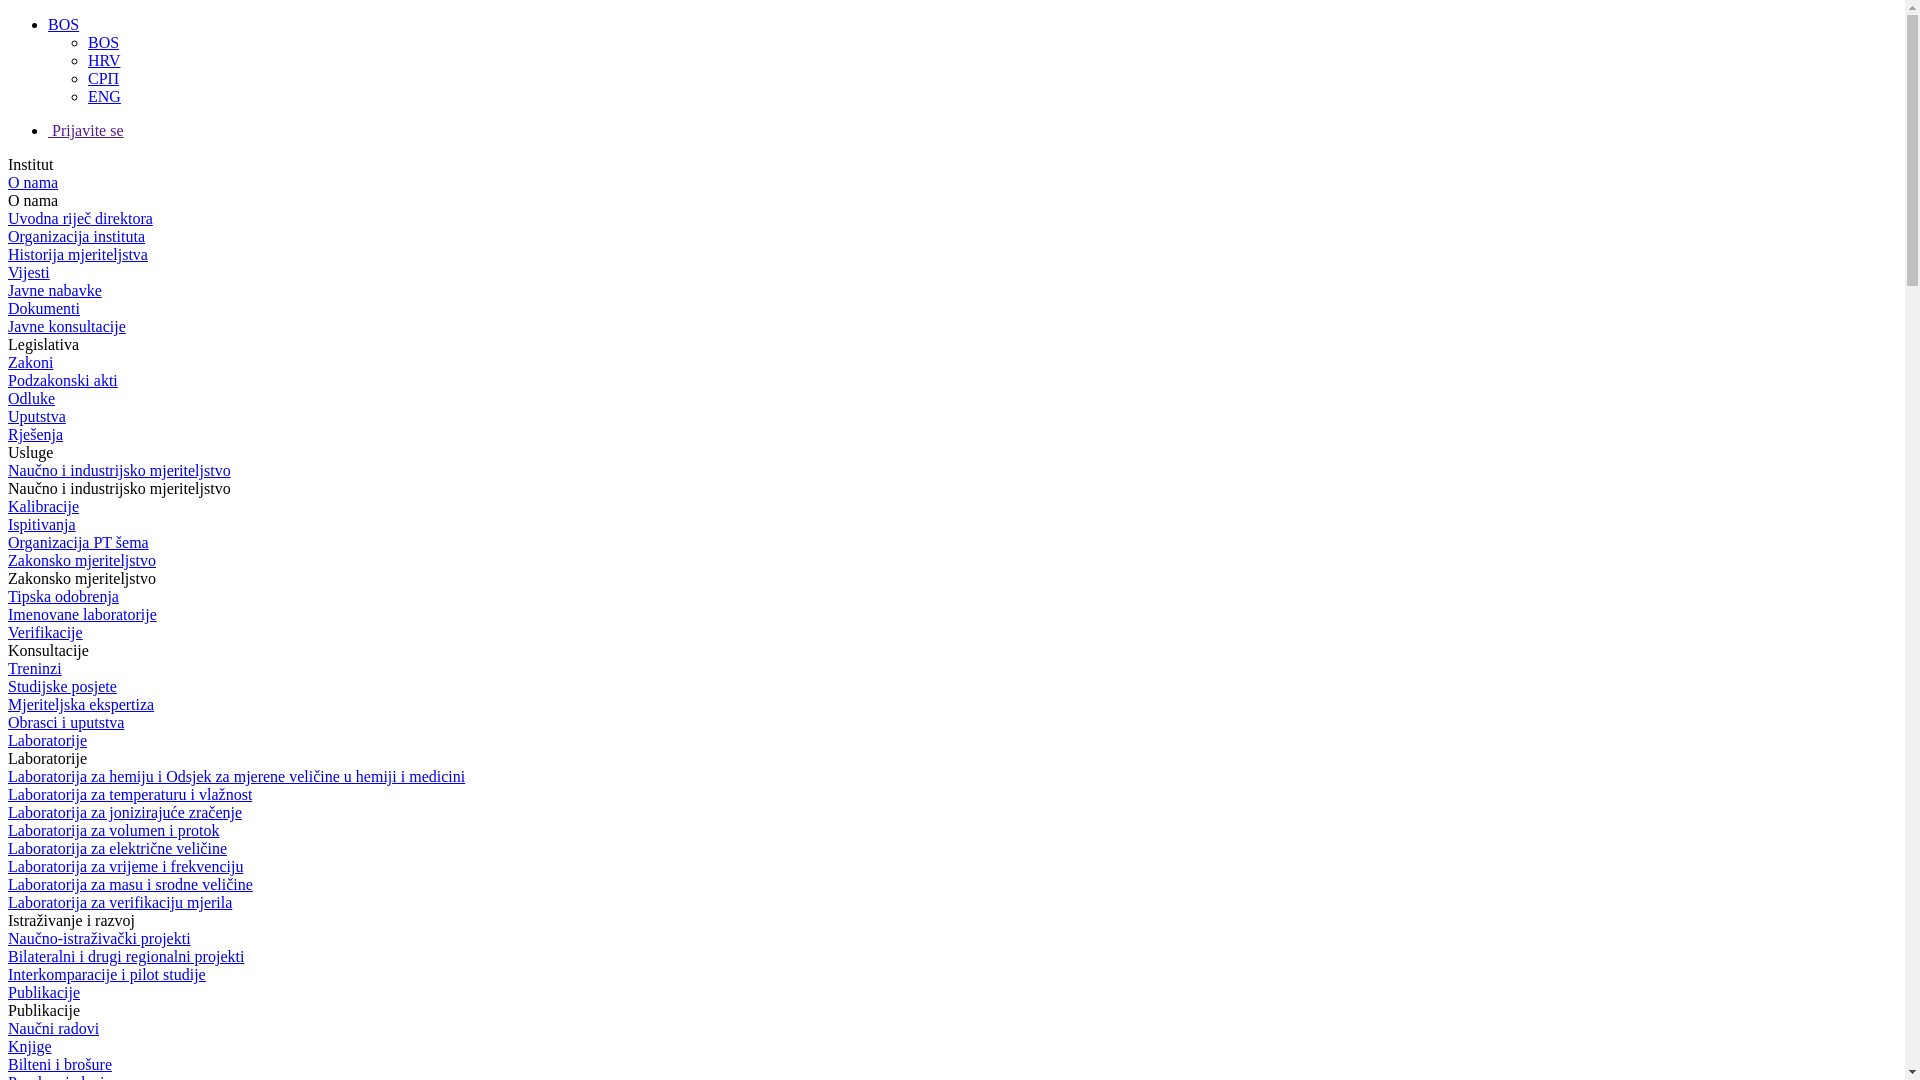 Image resolution: width=1920 pixels, height=1080 pixels. Describe the element at coordinates (124, 955) in the screenshot. I see `'Bilateralni i drugi regionalni projekti'` at that location.